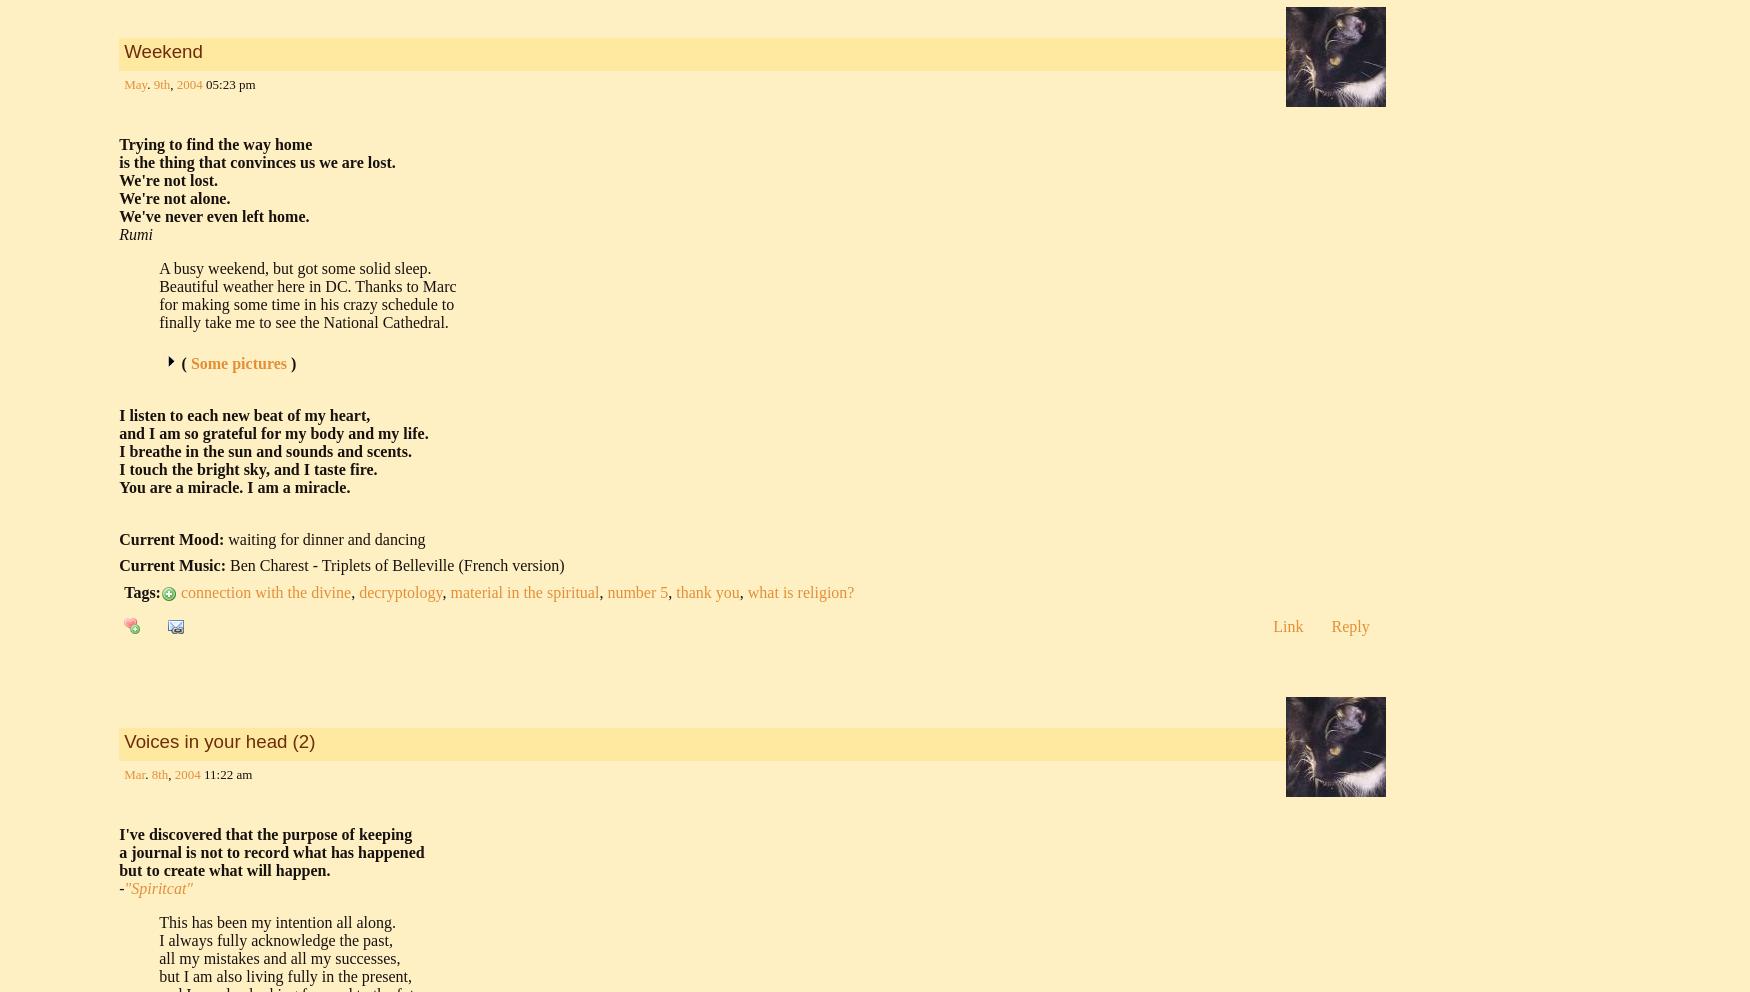  I want to click on 'and I am so grateful for my body and my life.', so click(272, 432).